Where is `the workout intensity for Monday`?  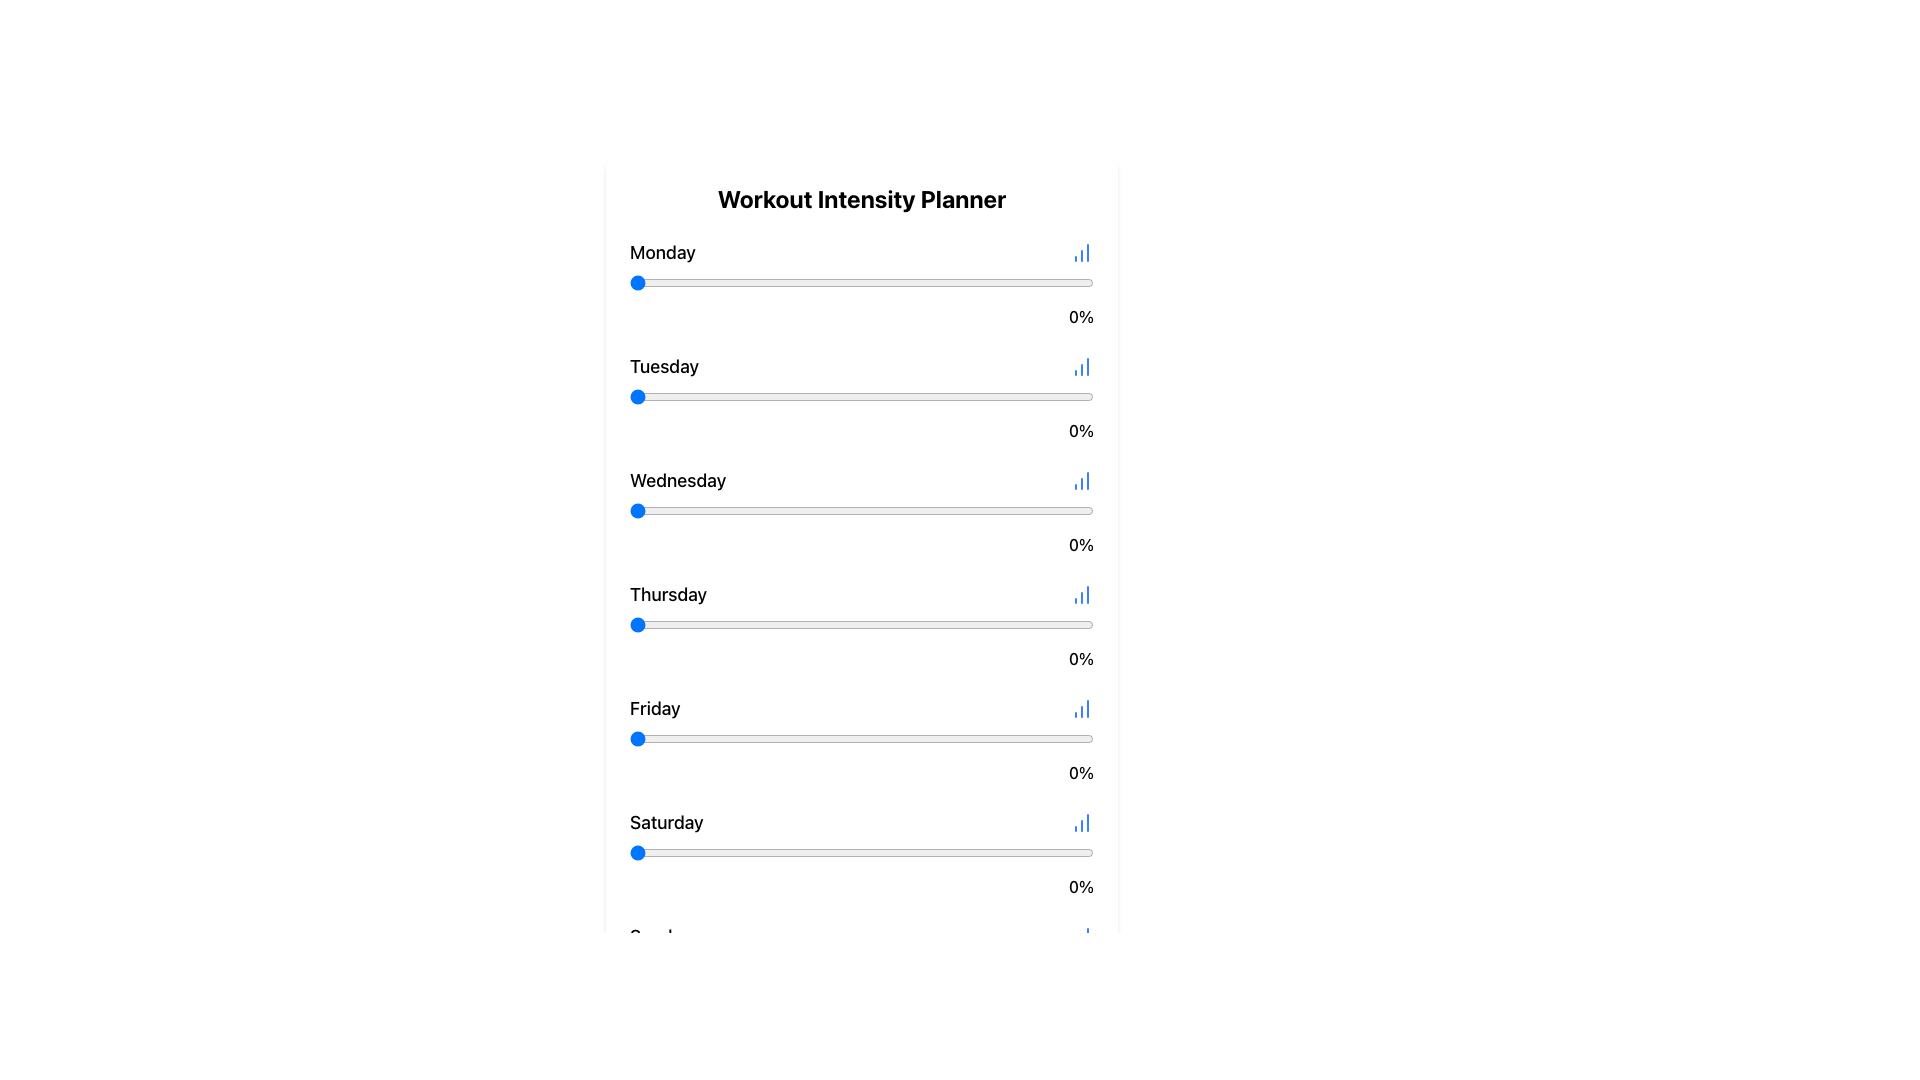
the workout intensity for Monday is located at coordinates (935, 282).